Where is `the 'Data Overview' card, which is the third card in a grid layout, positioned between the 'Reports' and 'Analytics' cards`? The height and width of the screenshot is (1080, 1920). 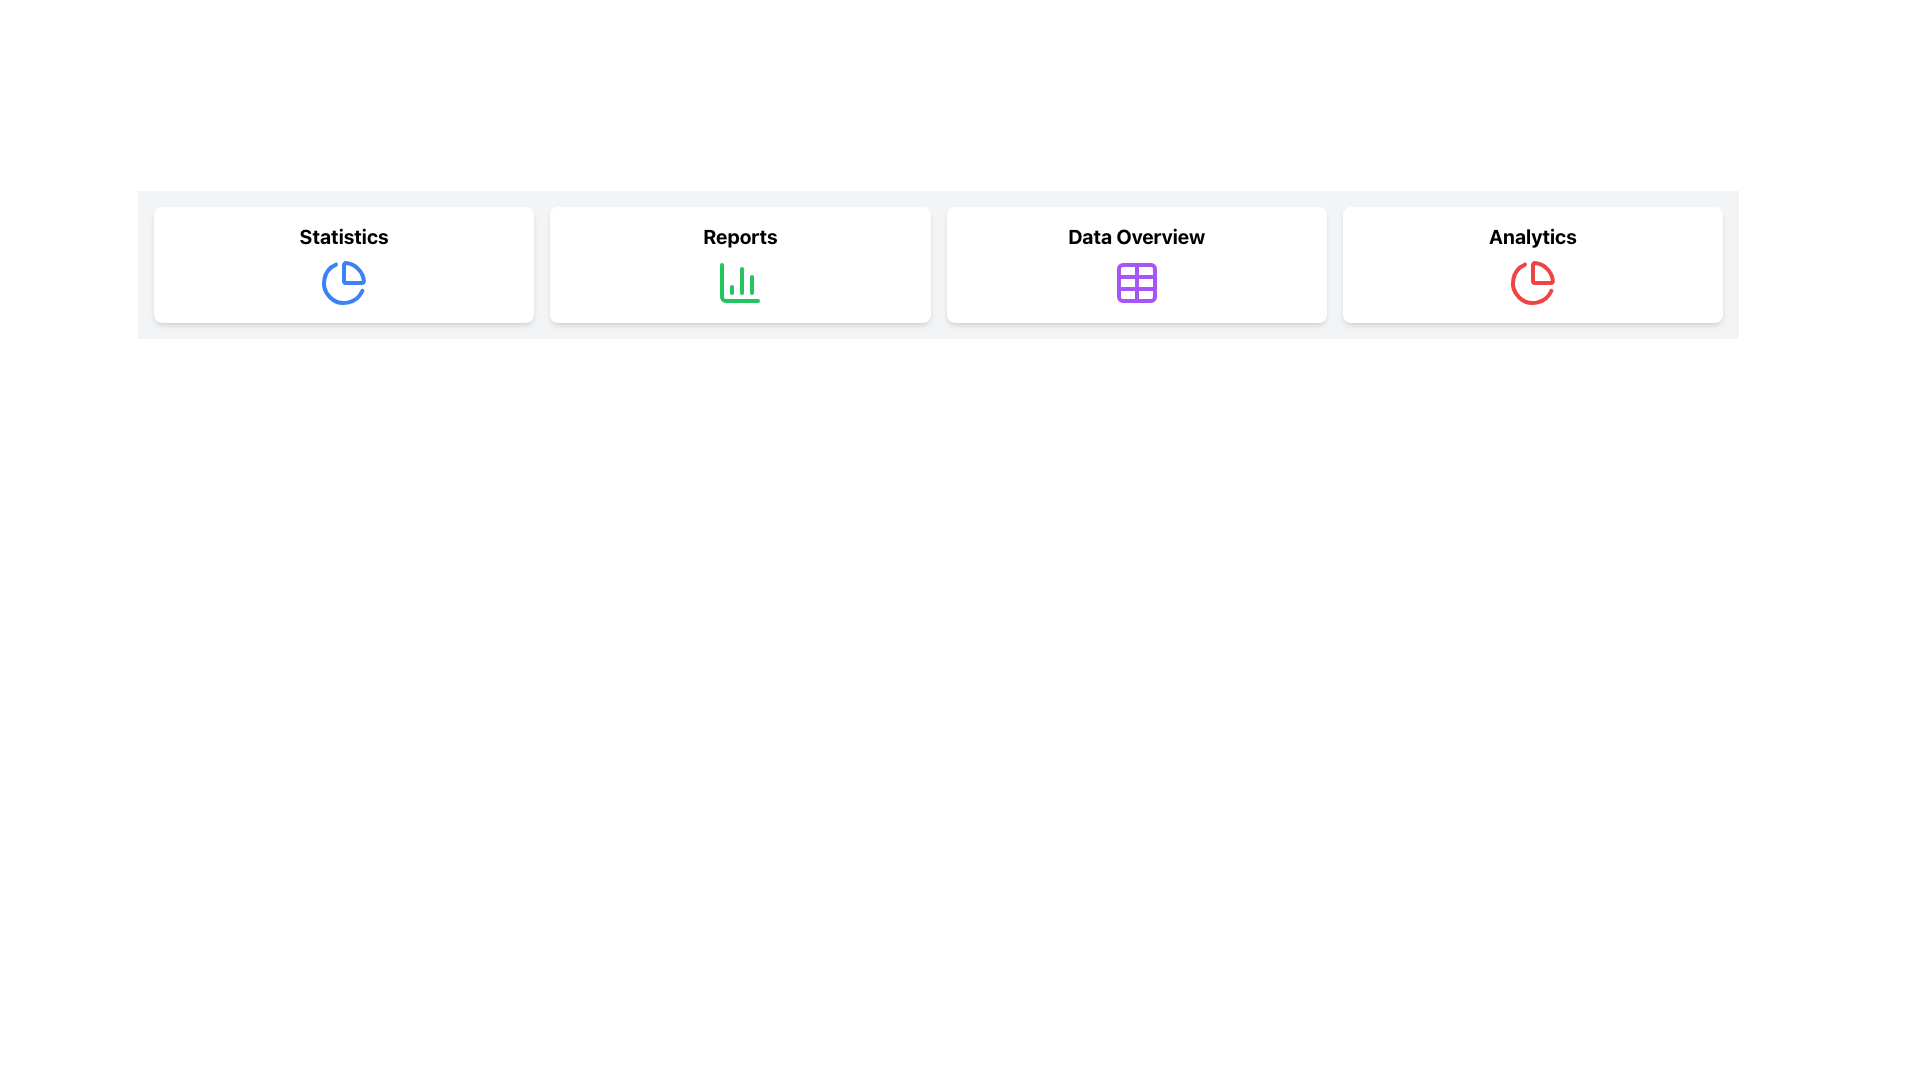
the 'Data Overview' card, which is the third card in a grid layout, positioned between the 'Reports' and 'Analytics' cards is located at coordinates (1136, 264).